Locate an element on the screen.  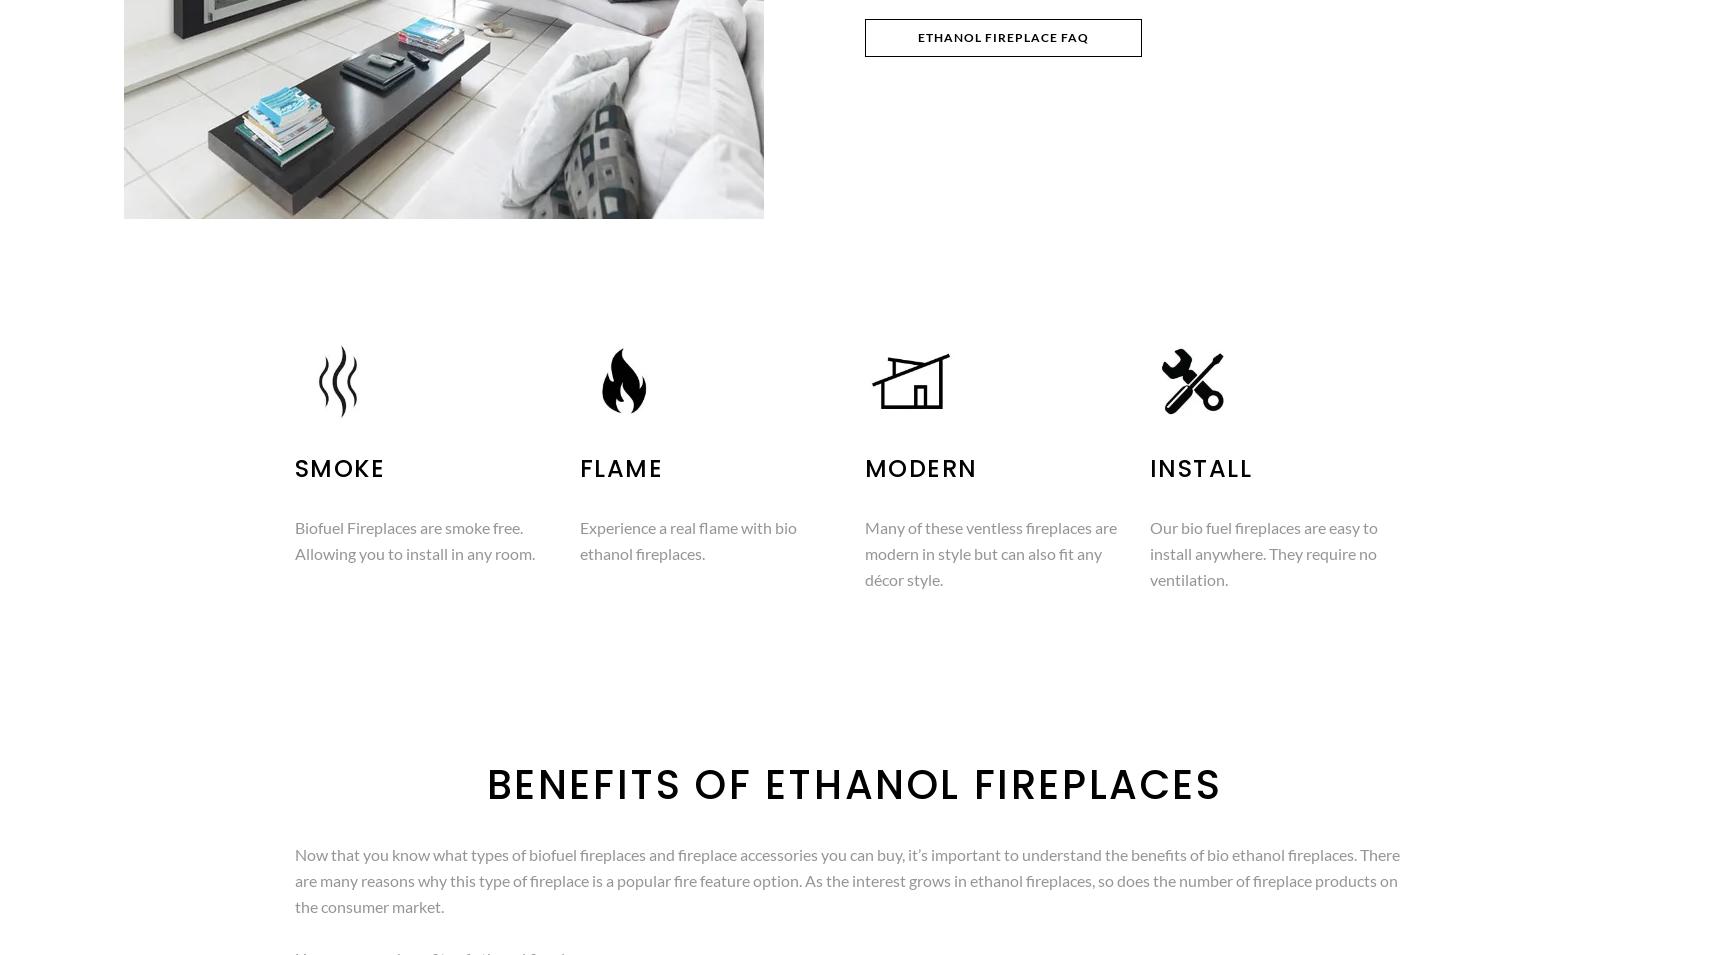
'Ethanol Fireplace FAQ' is located at coordinates (917, 36).